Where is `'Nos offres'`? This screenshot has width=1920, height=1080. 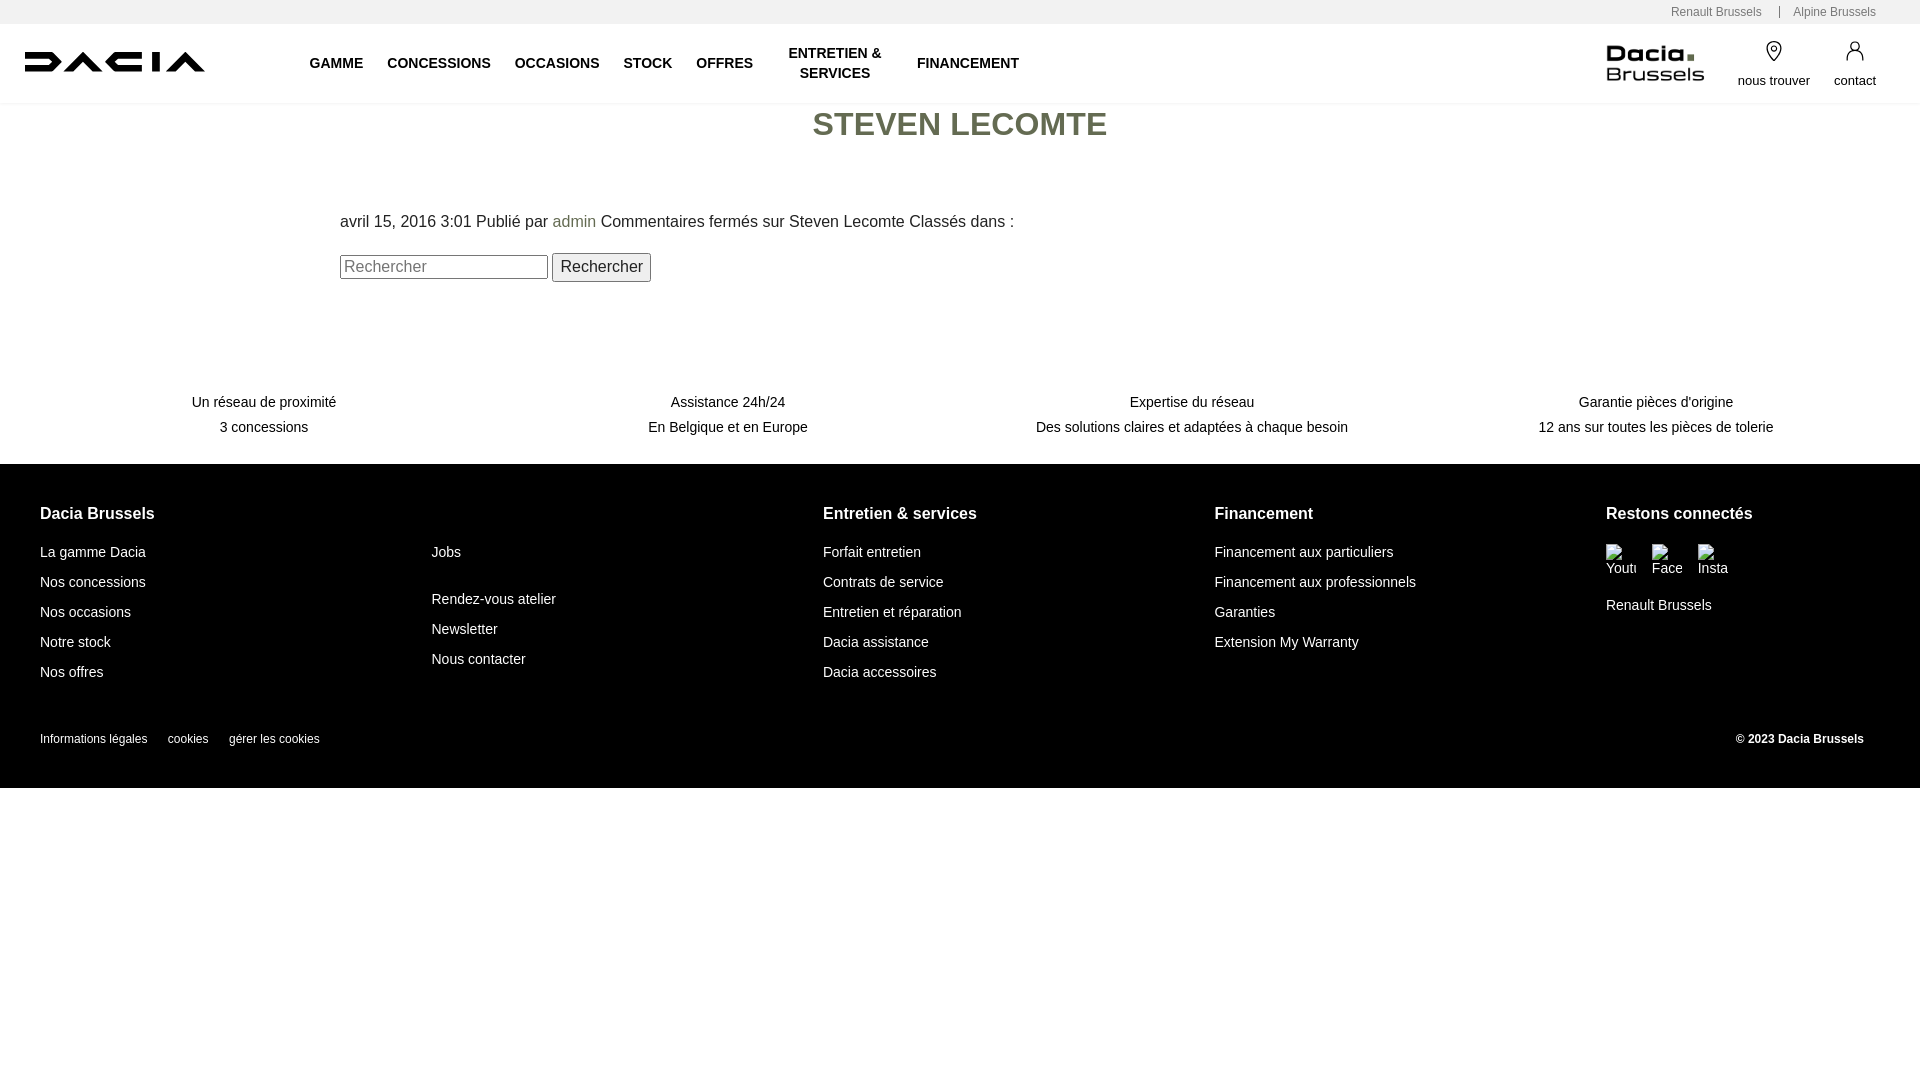
'Nos offres' is located at coordinates (72, 671).